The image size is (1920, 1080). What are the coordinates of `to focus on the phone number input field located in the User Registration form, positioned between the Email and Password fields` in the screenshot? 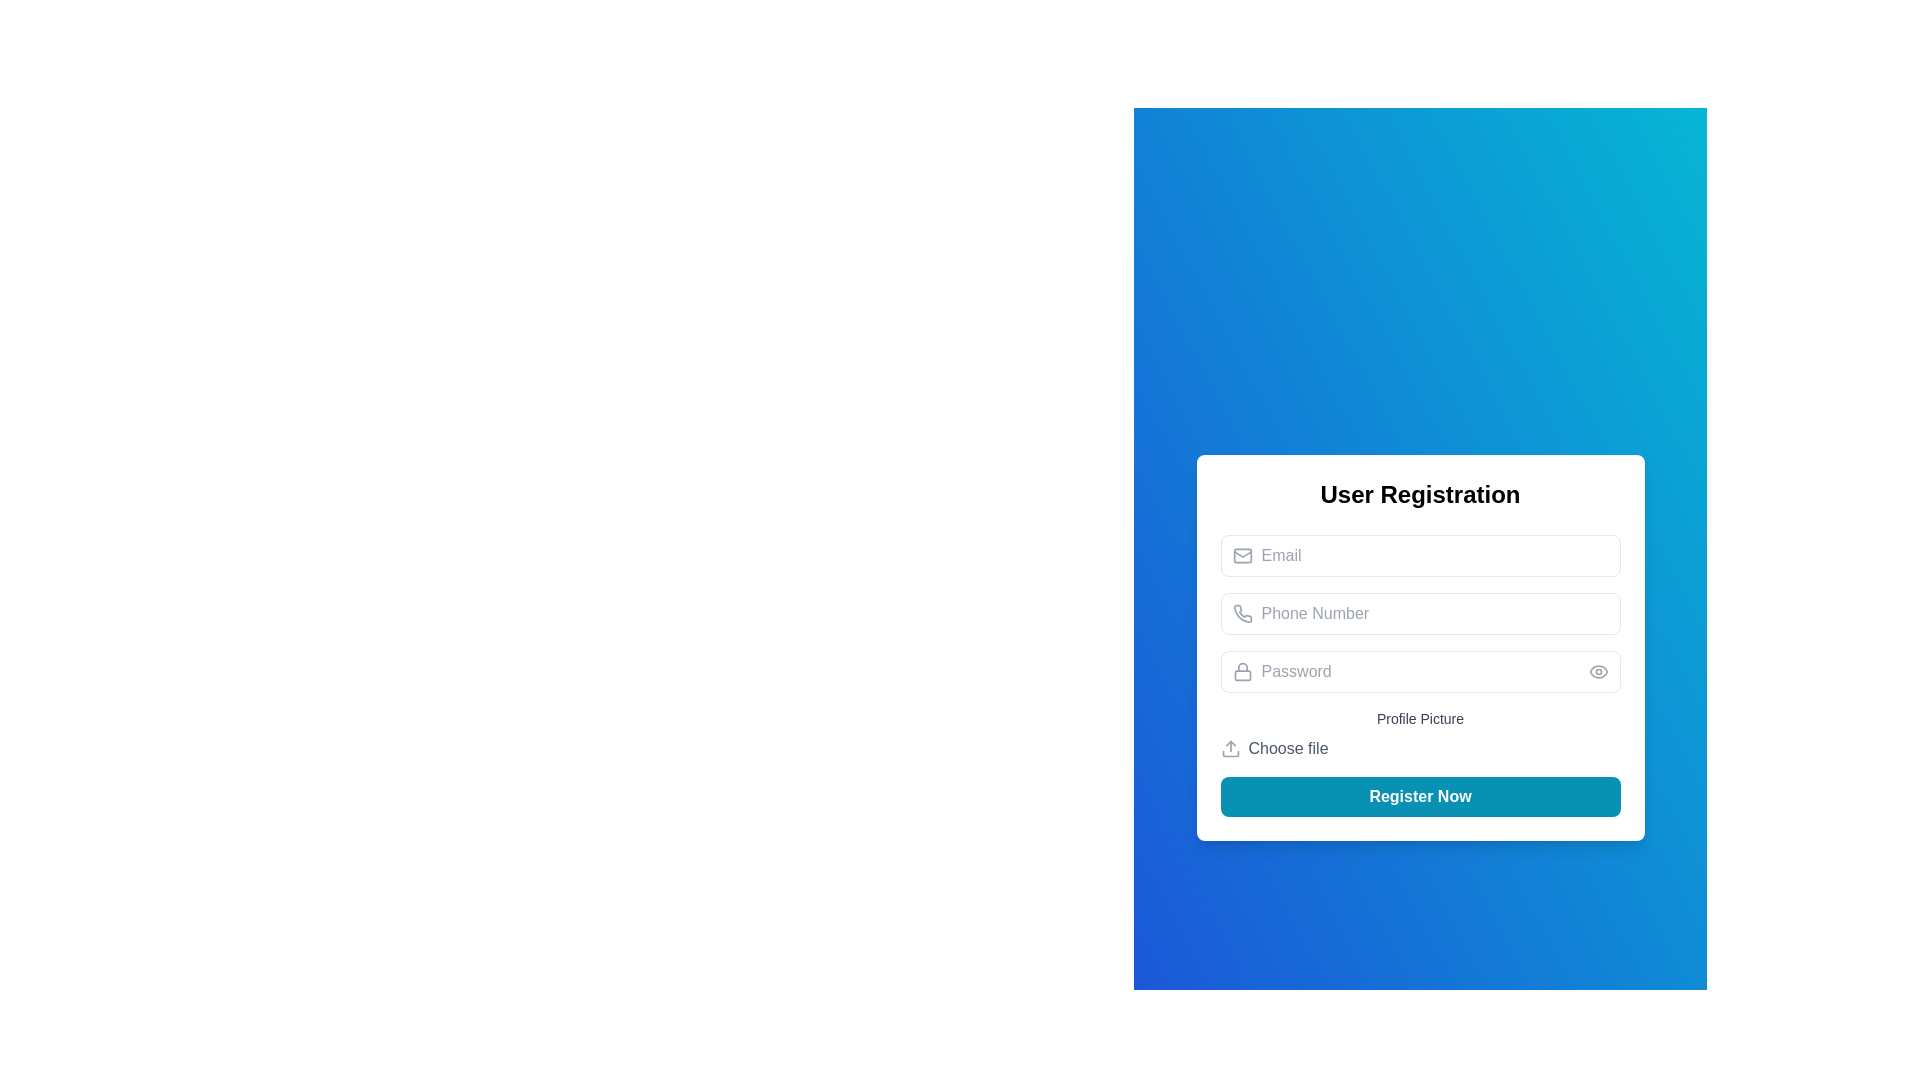 It's located at (1419, 612).